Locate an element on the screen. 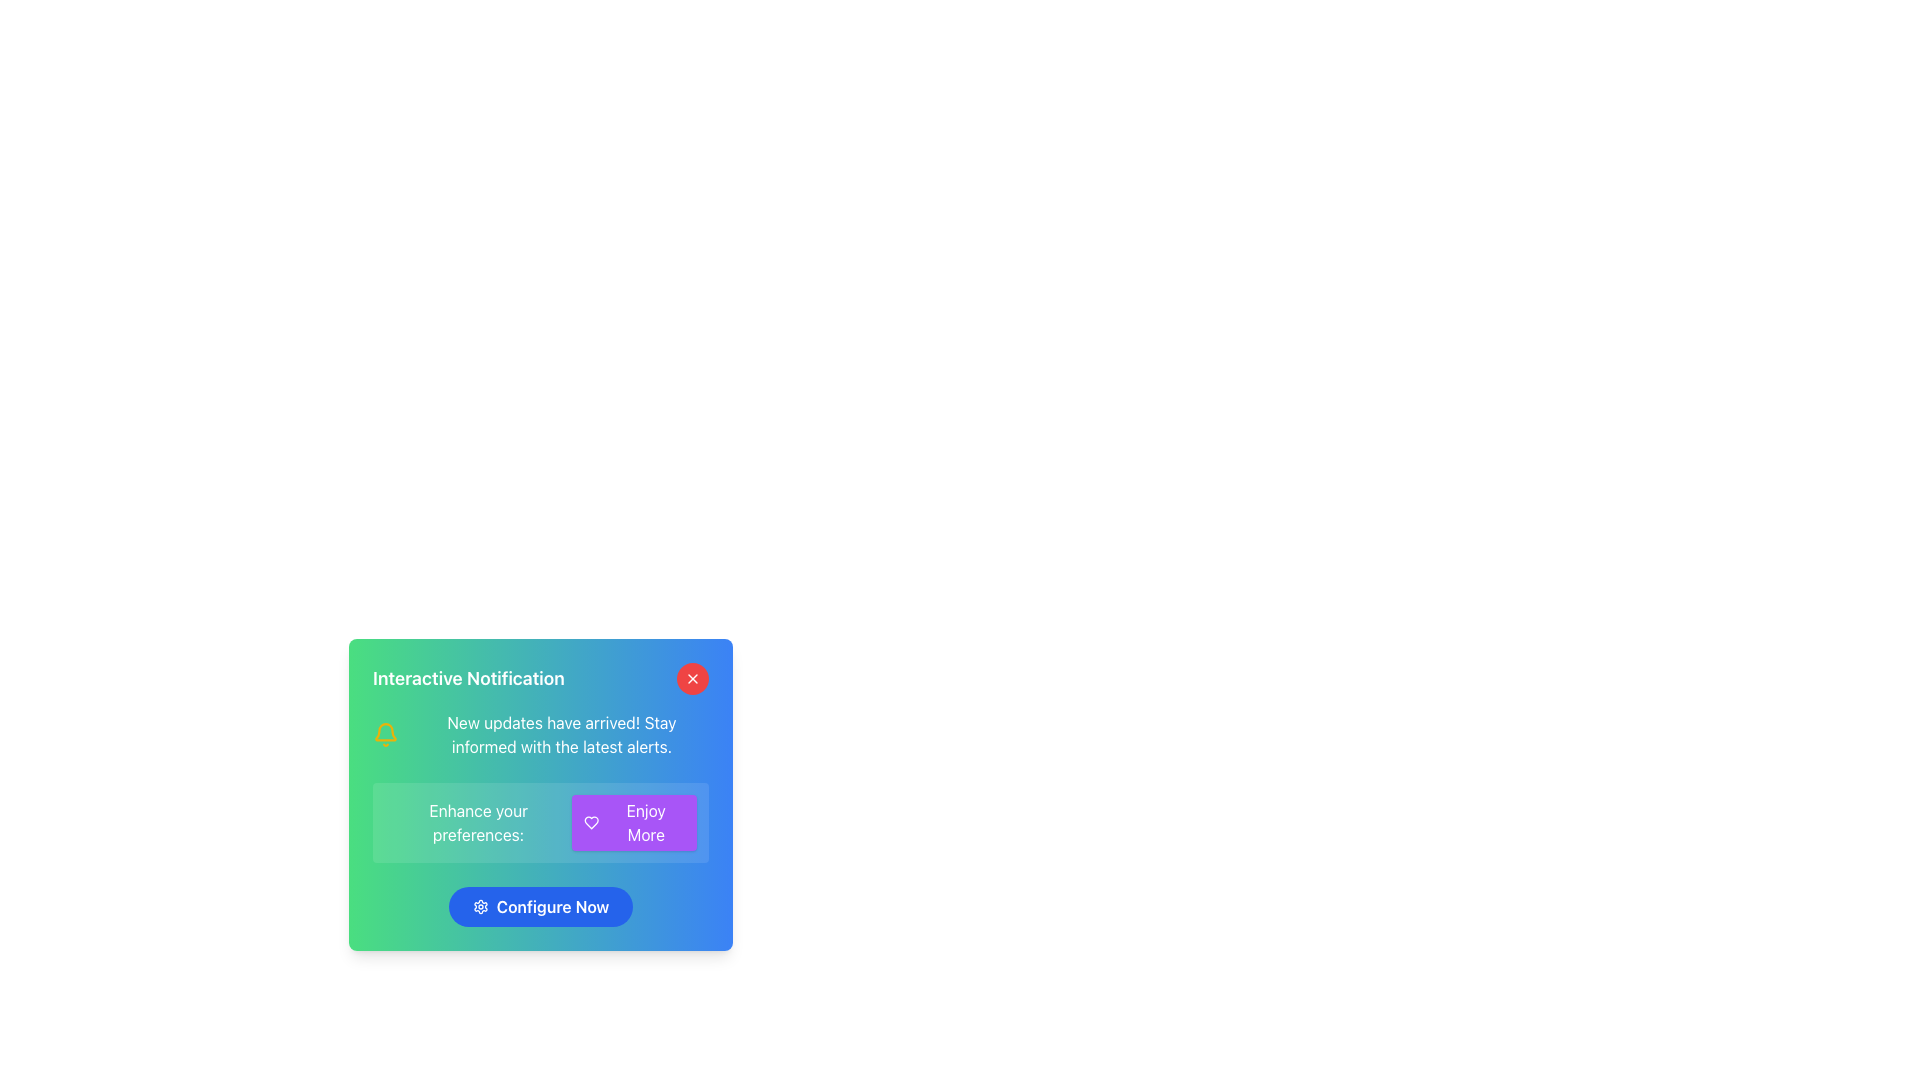 Image resolution: width=1920 pixels, height=1080 pixels. the Notification banner containing the title 'Interactive Notification' and interactive buttons 'Enjoy More' and 'Configure Now' is located at coordinates (541, 793).